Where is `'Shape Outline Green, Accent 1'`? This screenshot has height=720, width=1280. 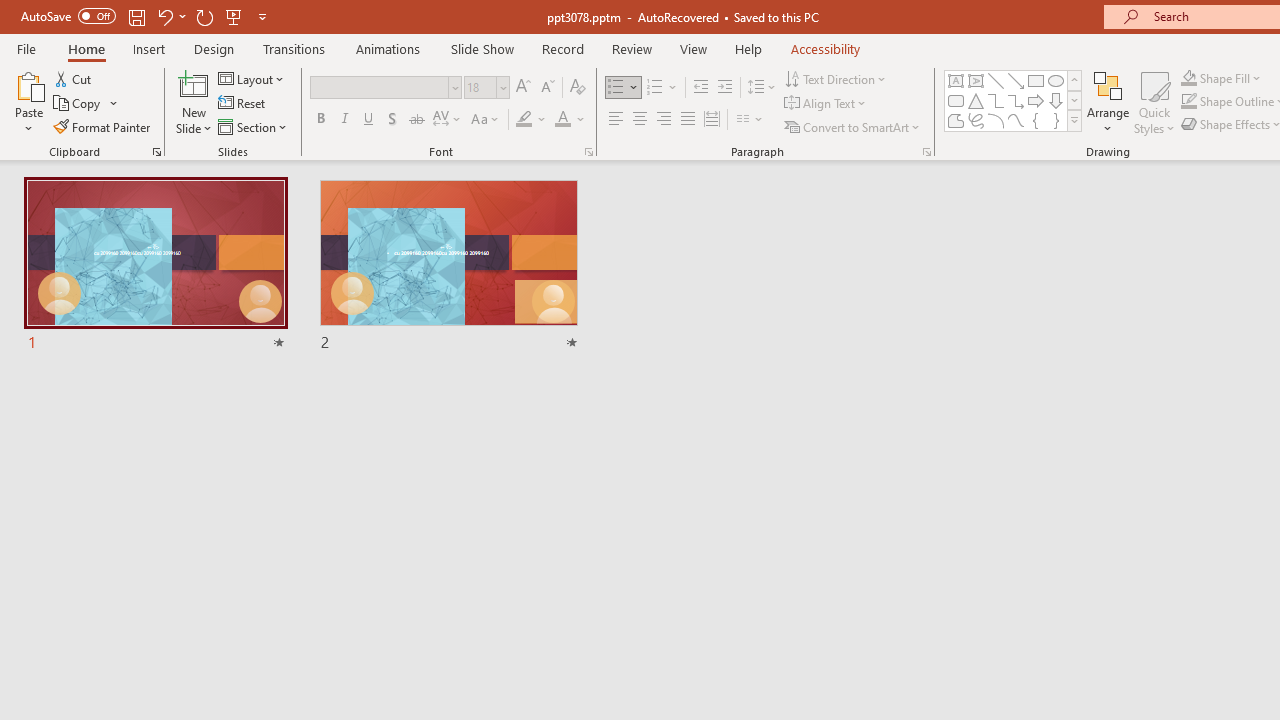
'Shape Outline Green, Accent 1' is located at coordinates (1189, 101).